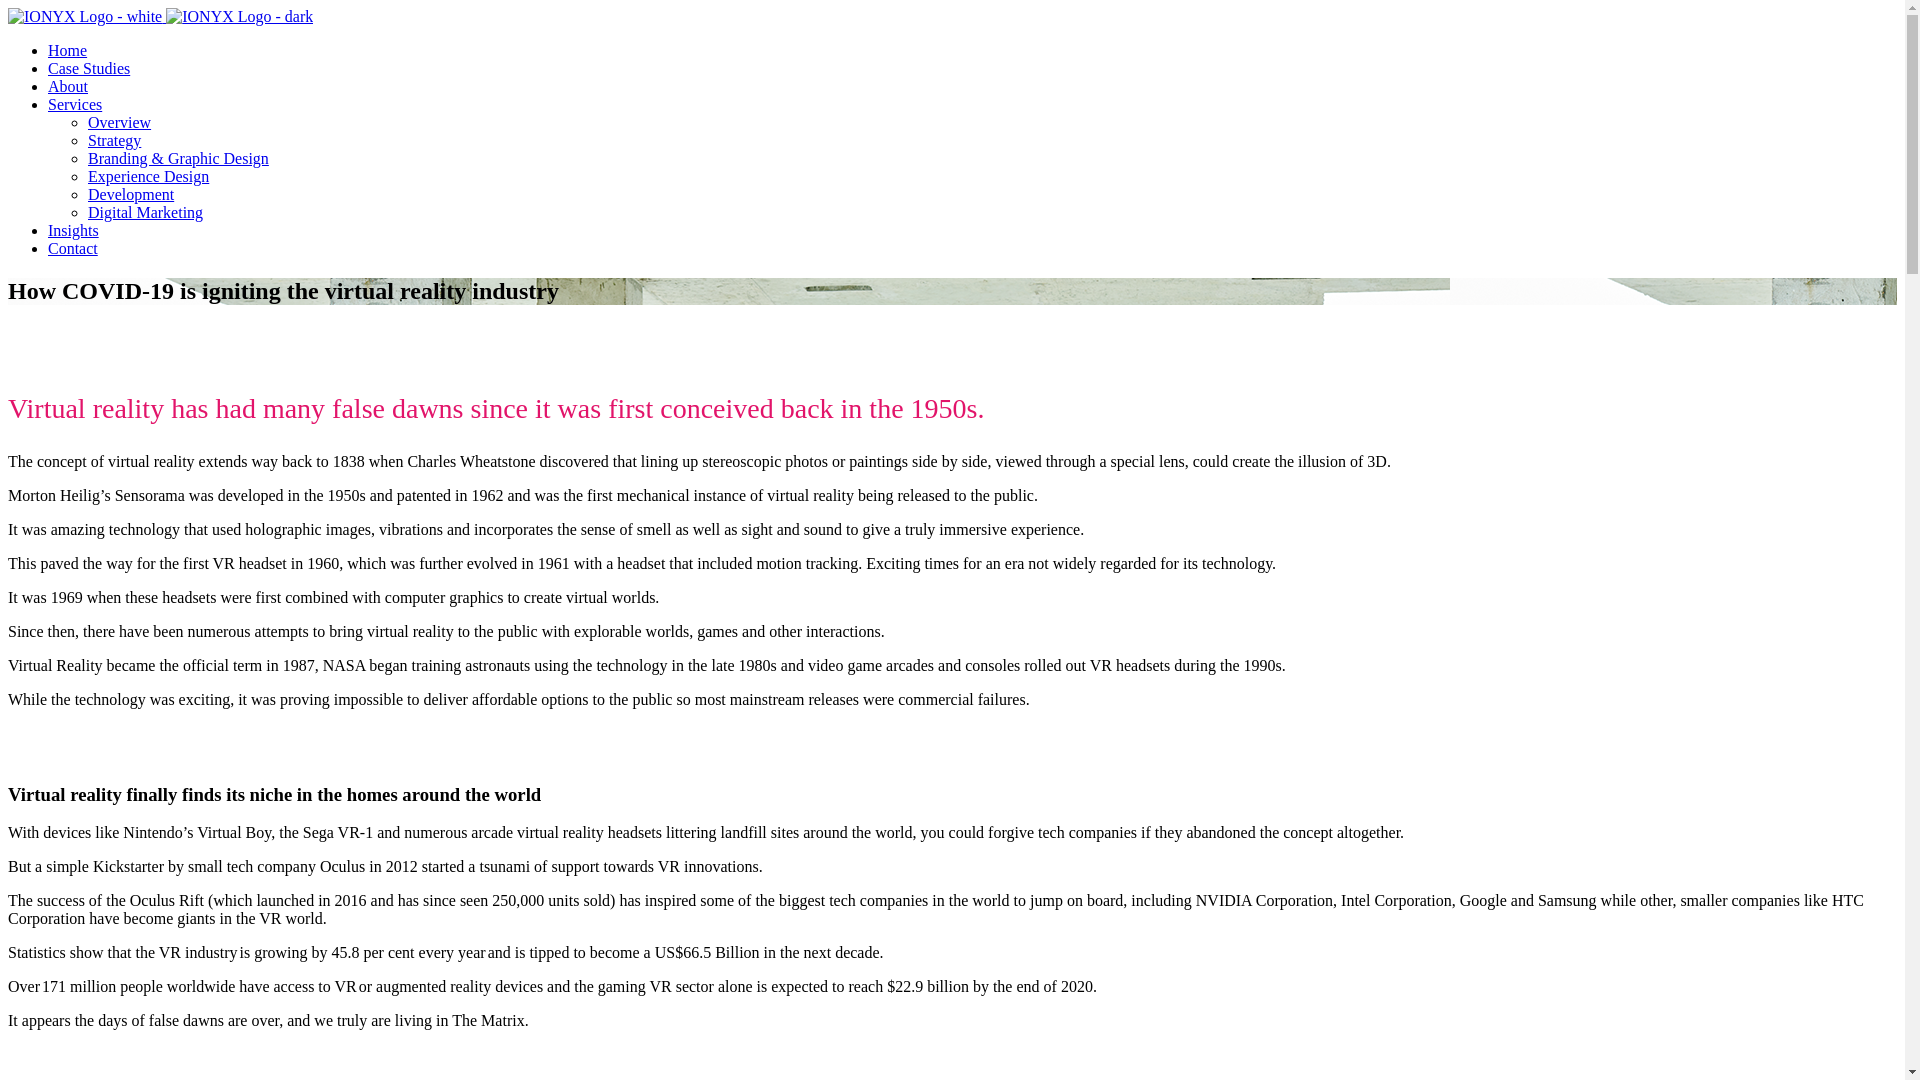 The height and width of the screenshot is (1080, 1920). I want to click on 'Home', so click(67, 49).